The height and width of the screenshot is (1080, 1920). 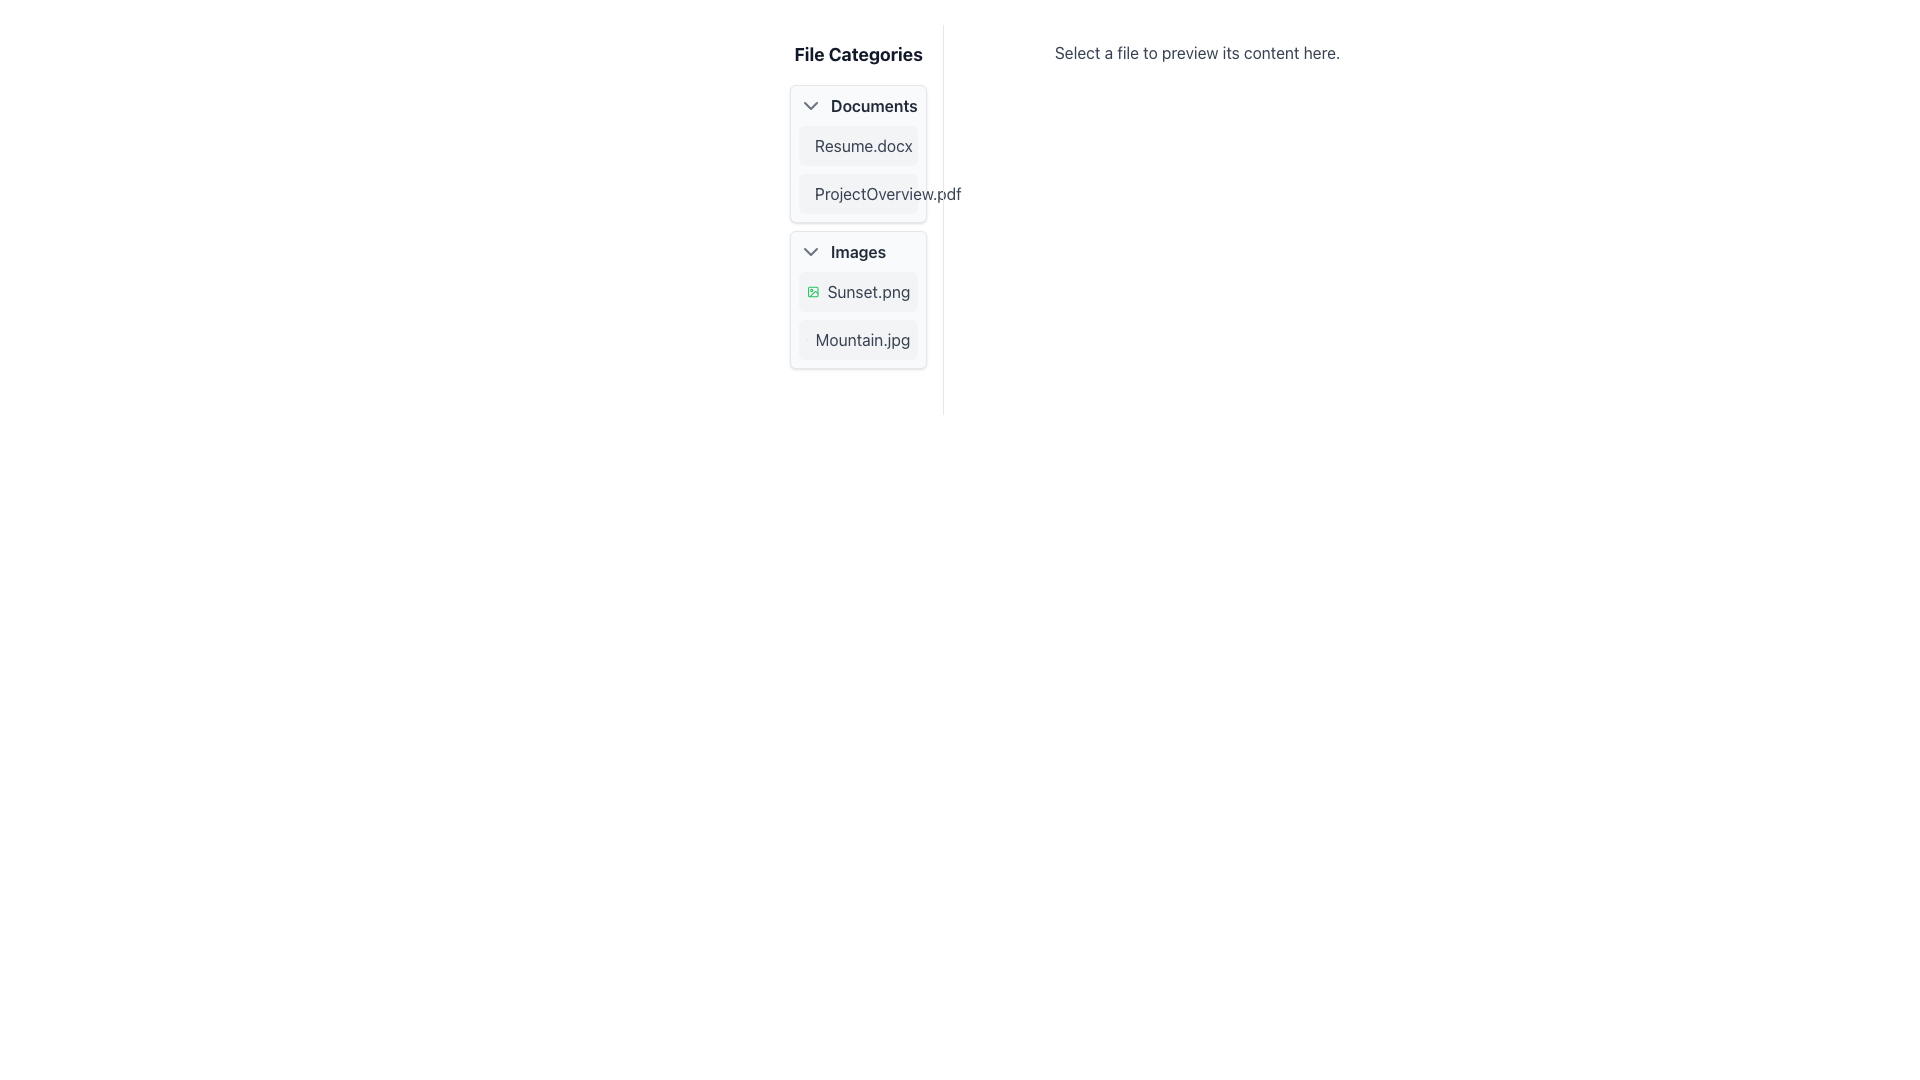 What do you see at coordinates (858, 145) in the screenshot?
I see `the file name 'Resume.docx' in the Documents section` at bounding box center [858, 145].